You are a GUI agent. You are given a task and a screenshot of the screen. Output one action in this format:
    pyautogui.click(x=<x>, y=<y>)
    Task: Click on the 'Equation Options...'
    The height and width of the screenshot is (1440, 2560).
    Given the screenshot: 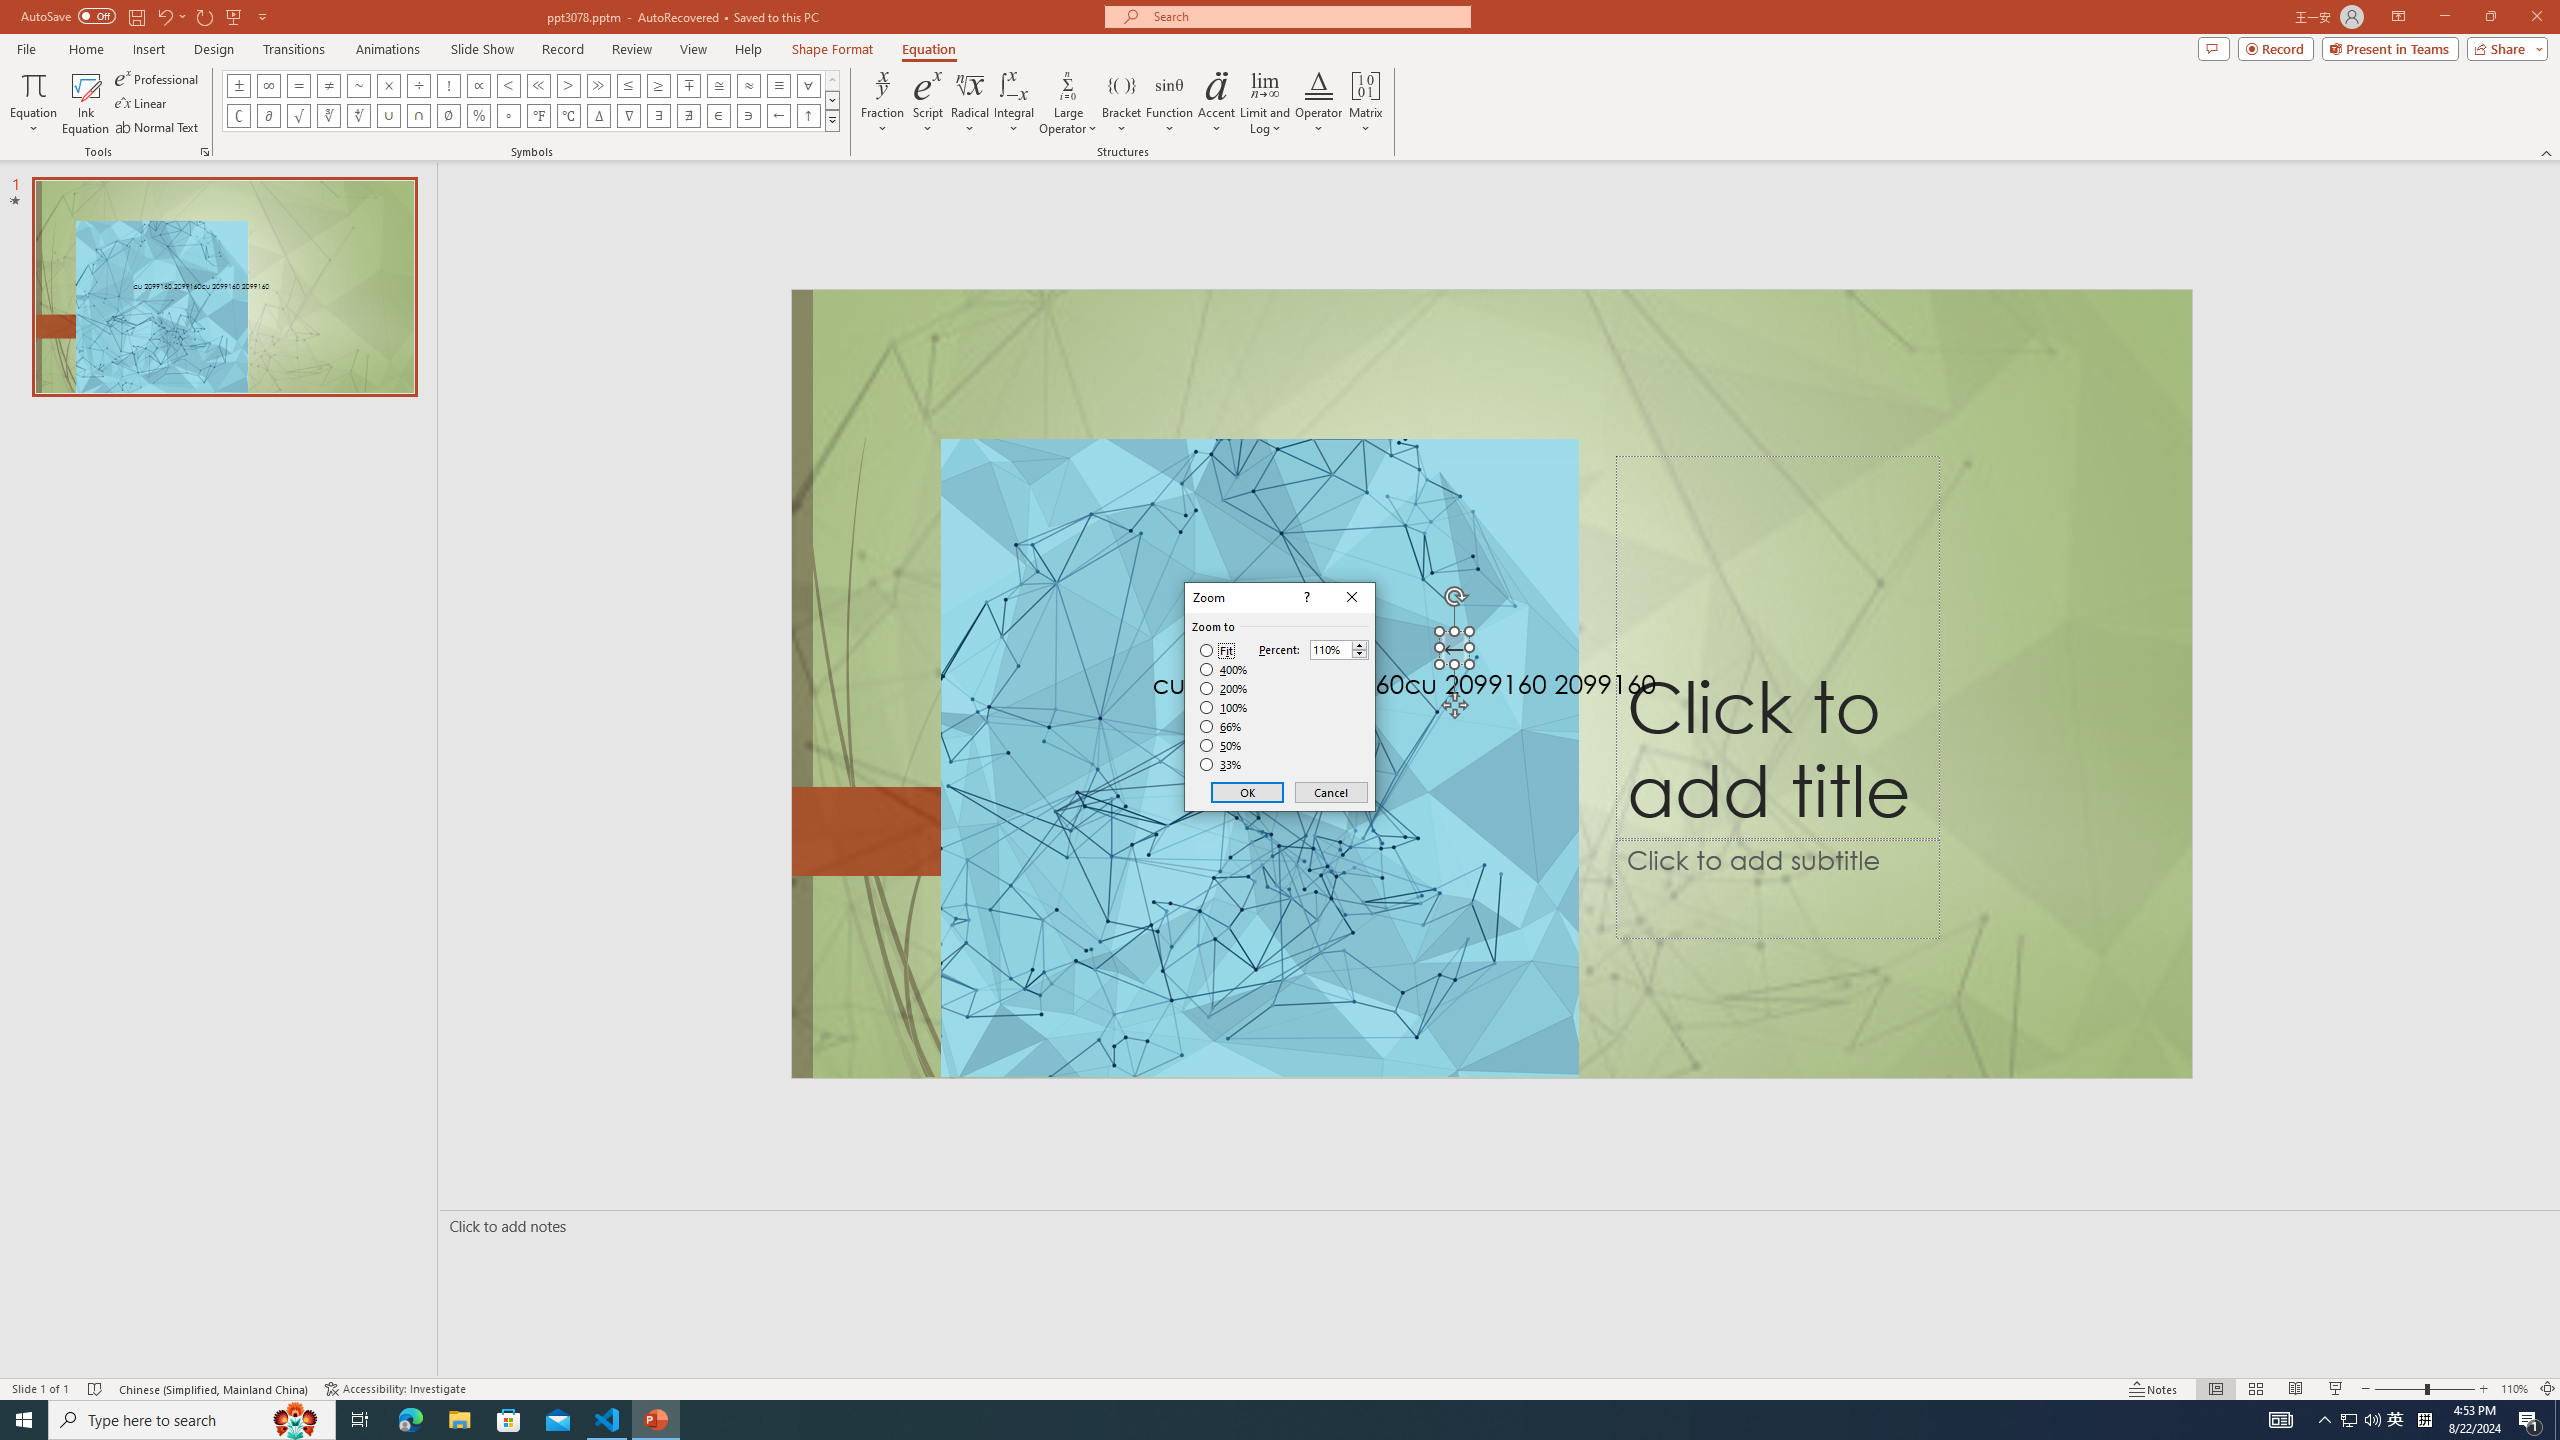 What is the action you would take?
    pyautogui.click(x=203, y=150)
    